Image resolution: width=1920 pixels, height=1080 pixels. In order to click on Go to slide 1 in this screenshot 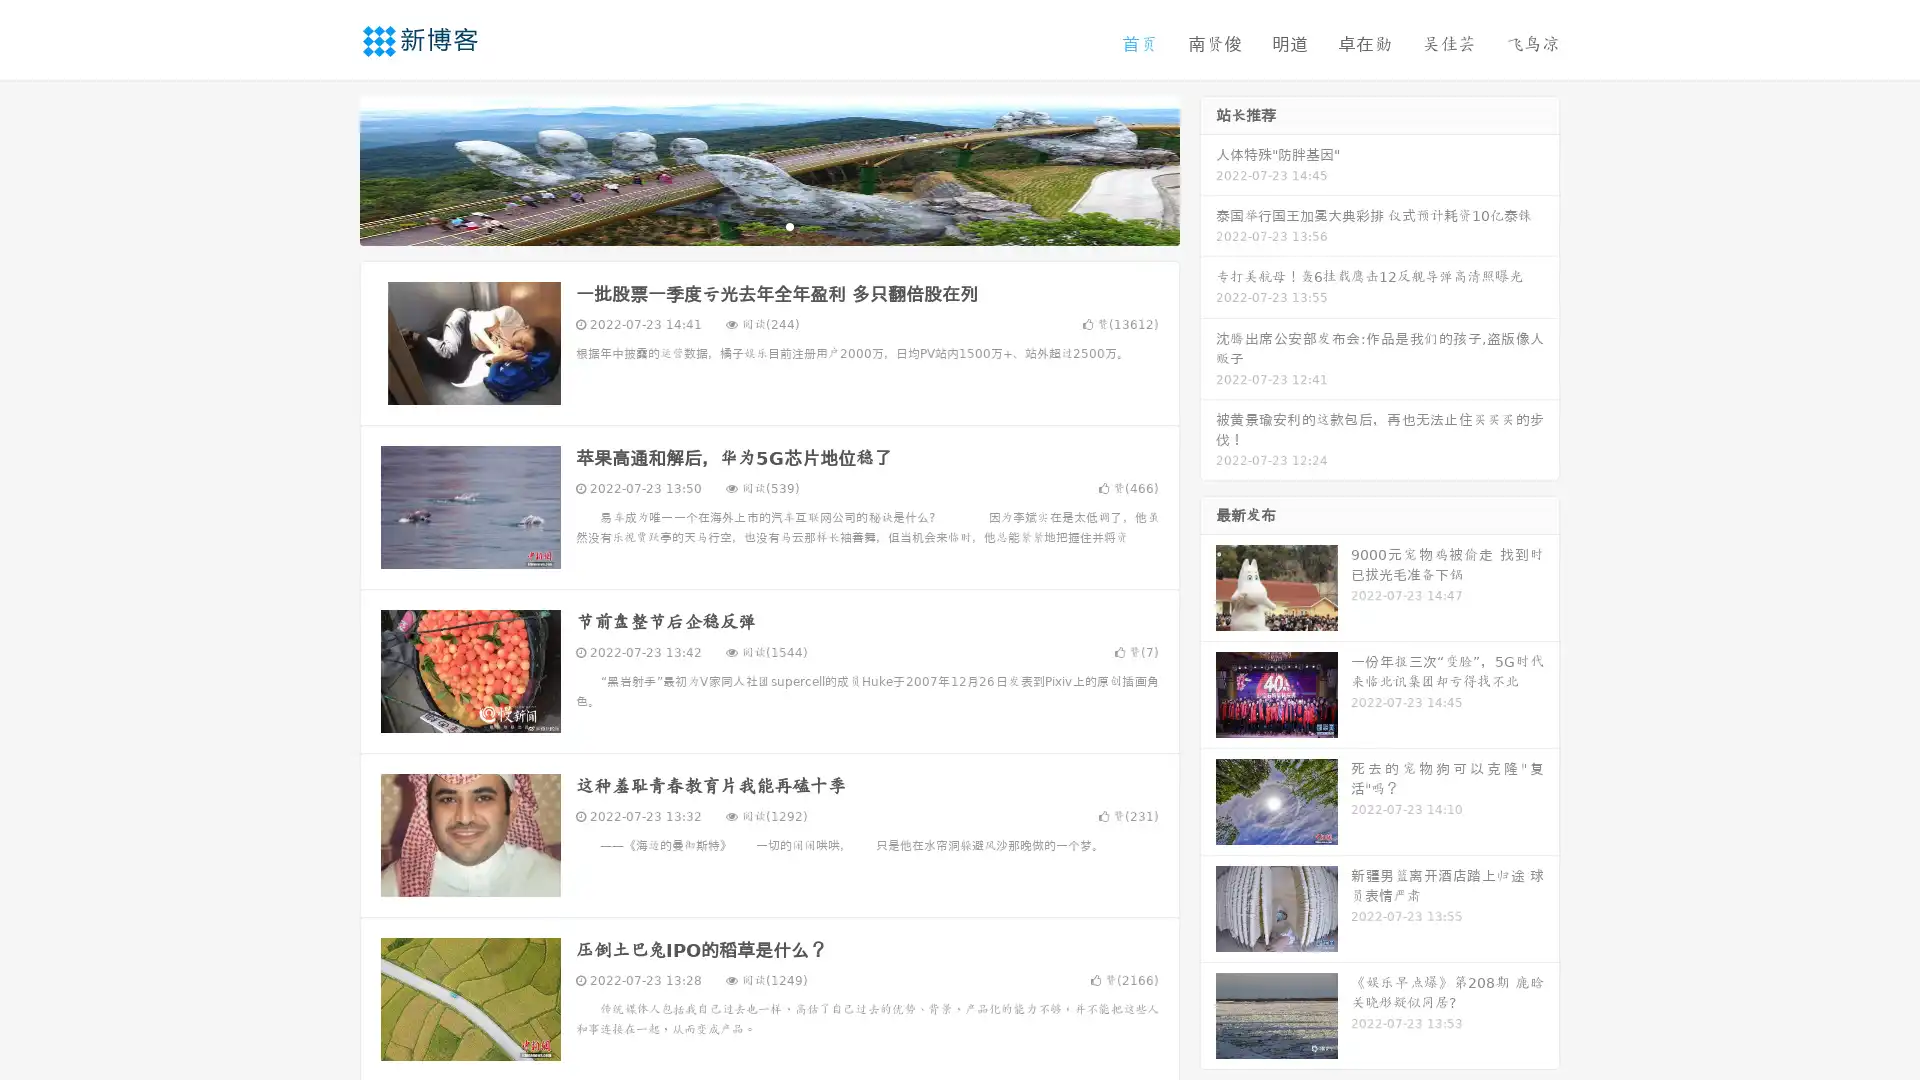, I will do `click(748, 225)`.